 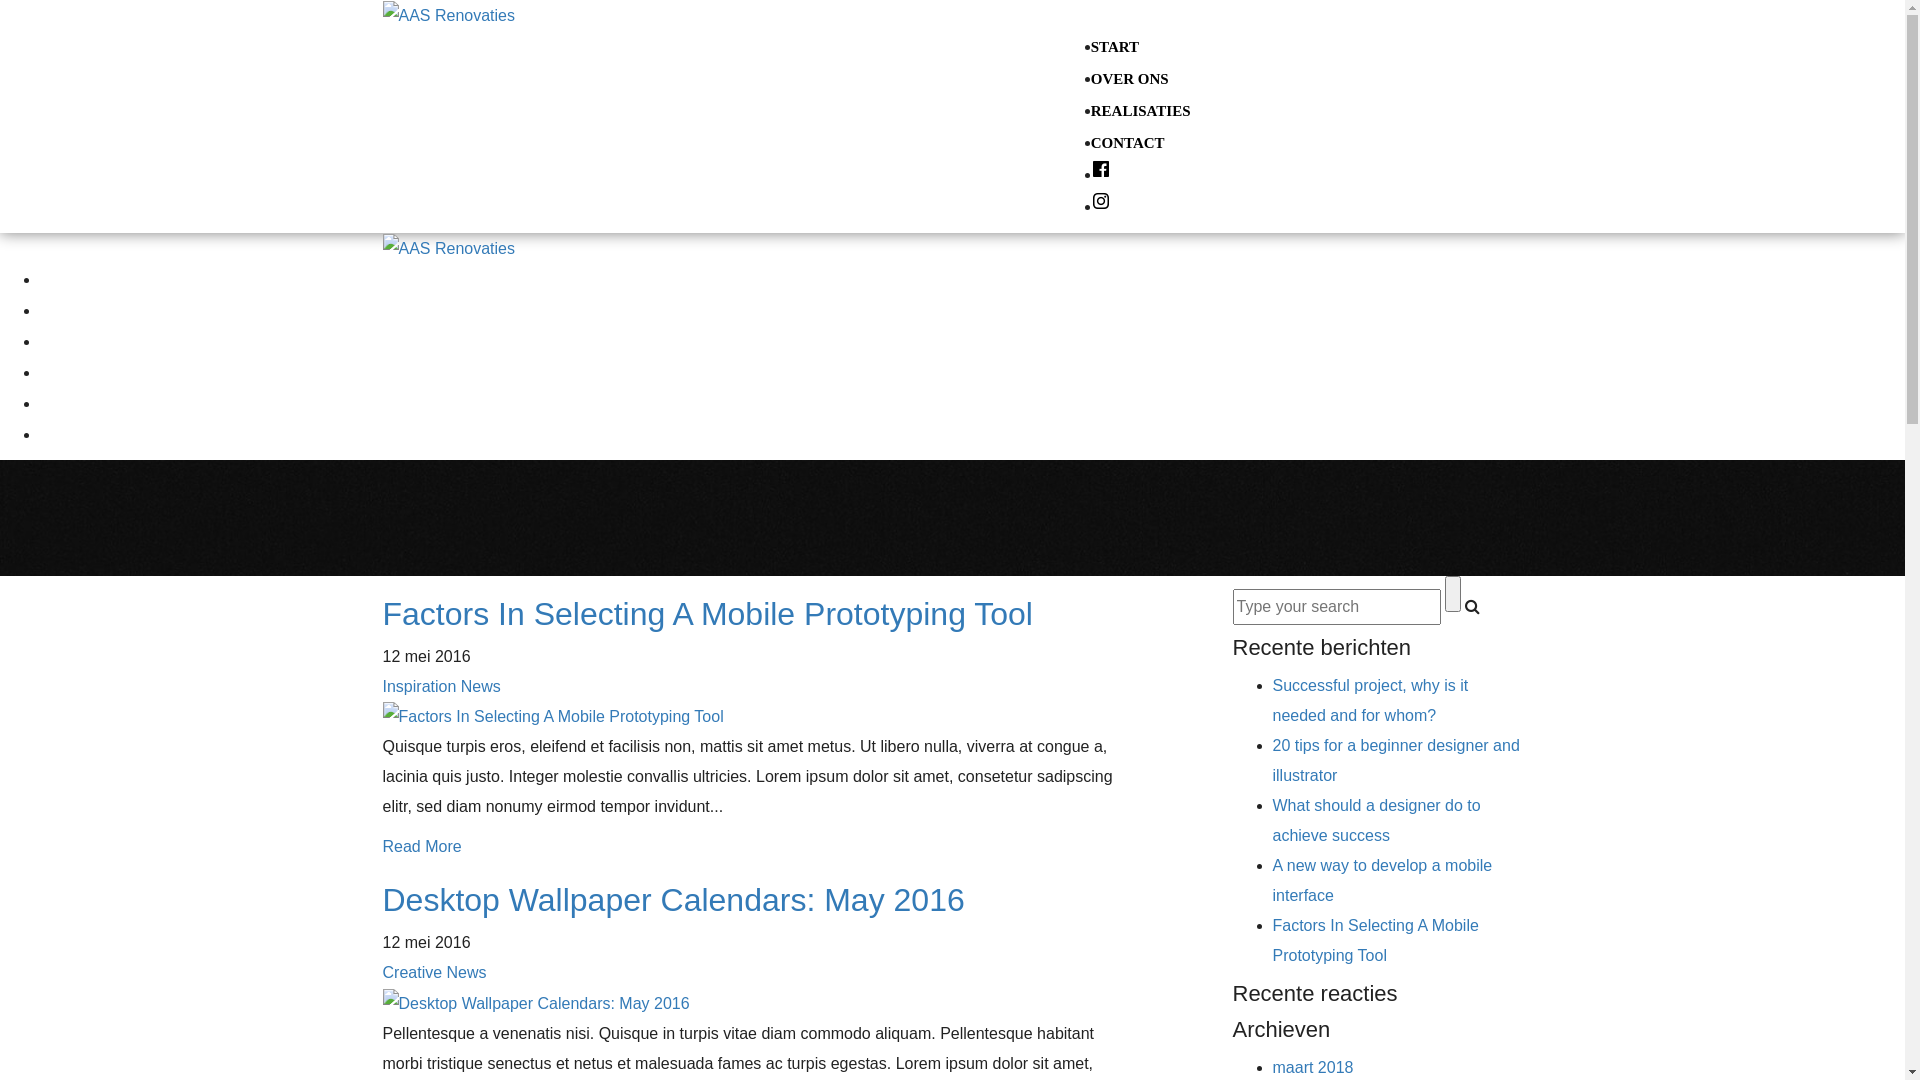 What do you see at coordinates (55, 278) in the screenshot?
I see `'Start'` at bounding box center [55, 278].